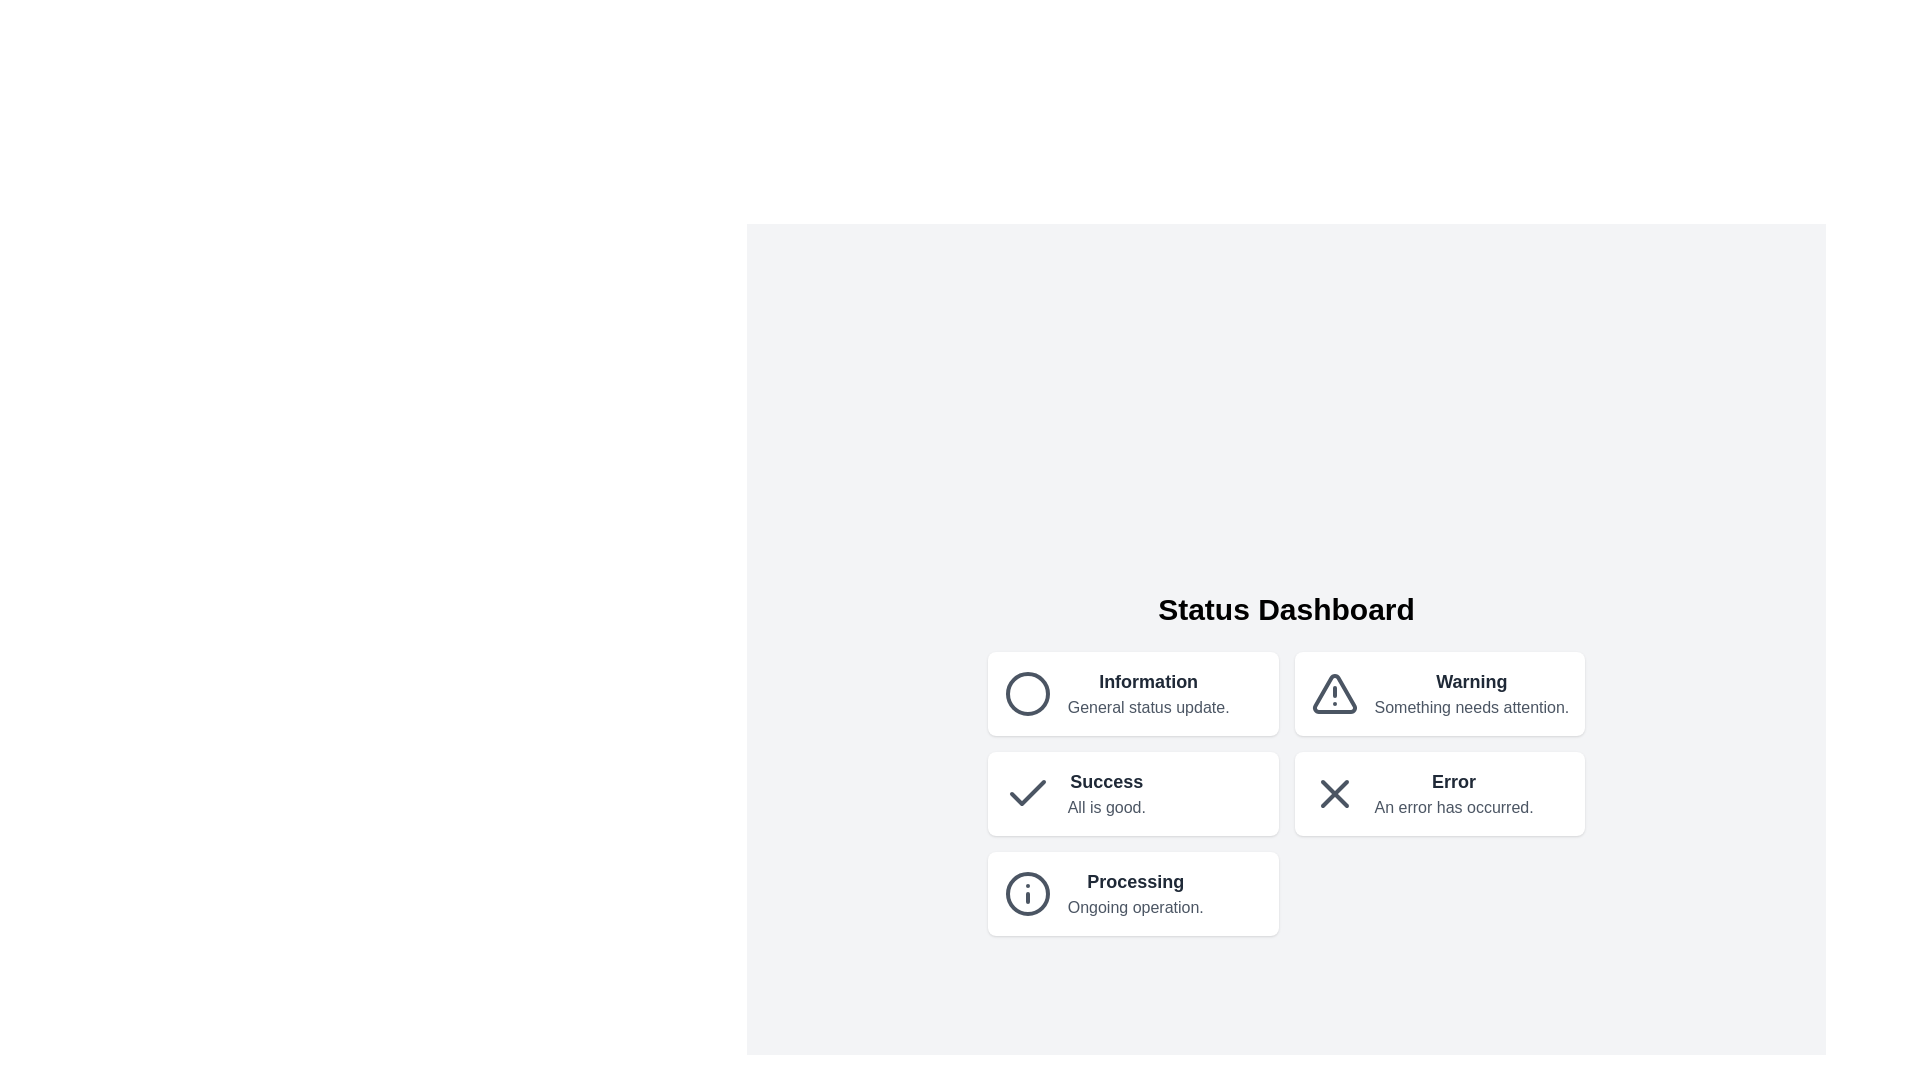  Describe the element at coordinates (1334, 693) in the screenshot. I see `the SVG icon of a triangle with an exclamation mark inside, styled in gray, located in the left part of the 'Warning' card within the dashboard view` at that location.